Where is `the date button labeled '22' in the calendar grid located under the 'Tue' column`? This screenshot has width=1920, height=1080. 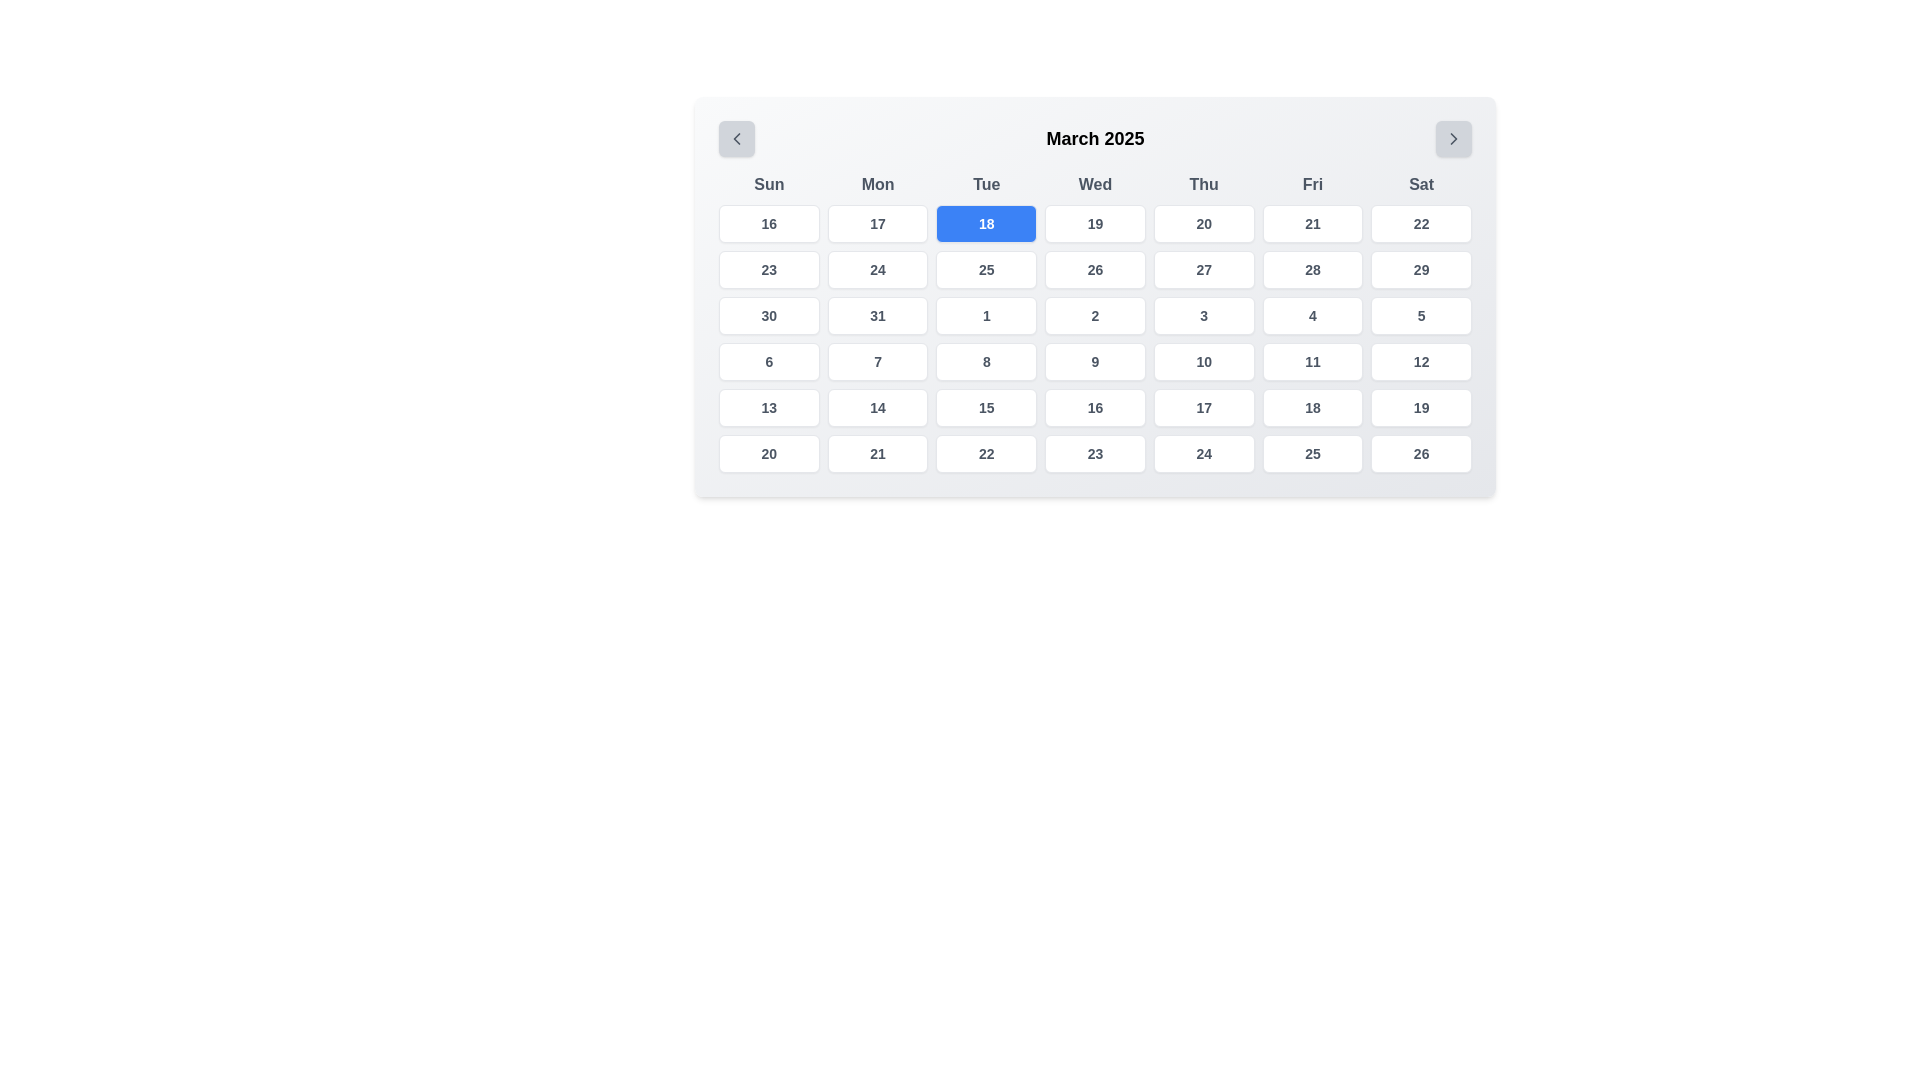 the date button labeled '22' in the calendar grid located under the 'Tue' column is located at coordinates (986, 454).